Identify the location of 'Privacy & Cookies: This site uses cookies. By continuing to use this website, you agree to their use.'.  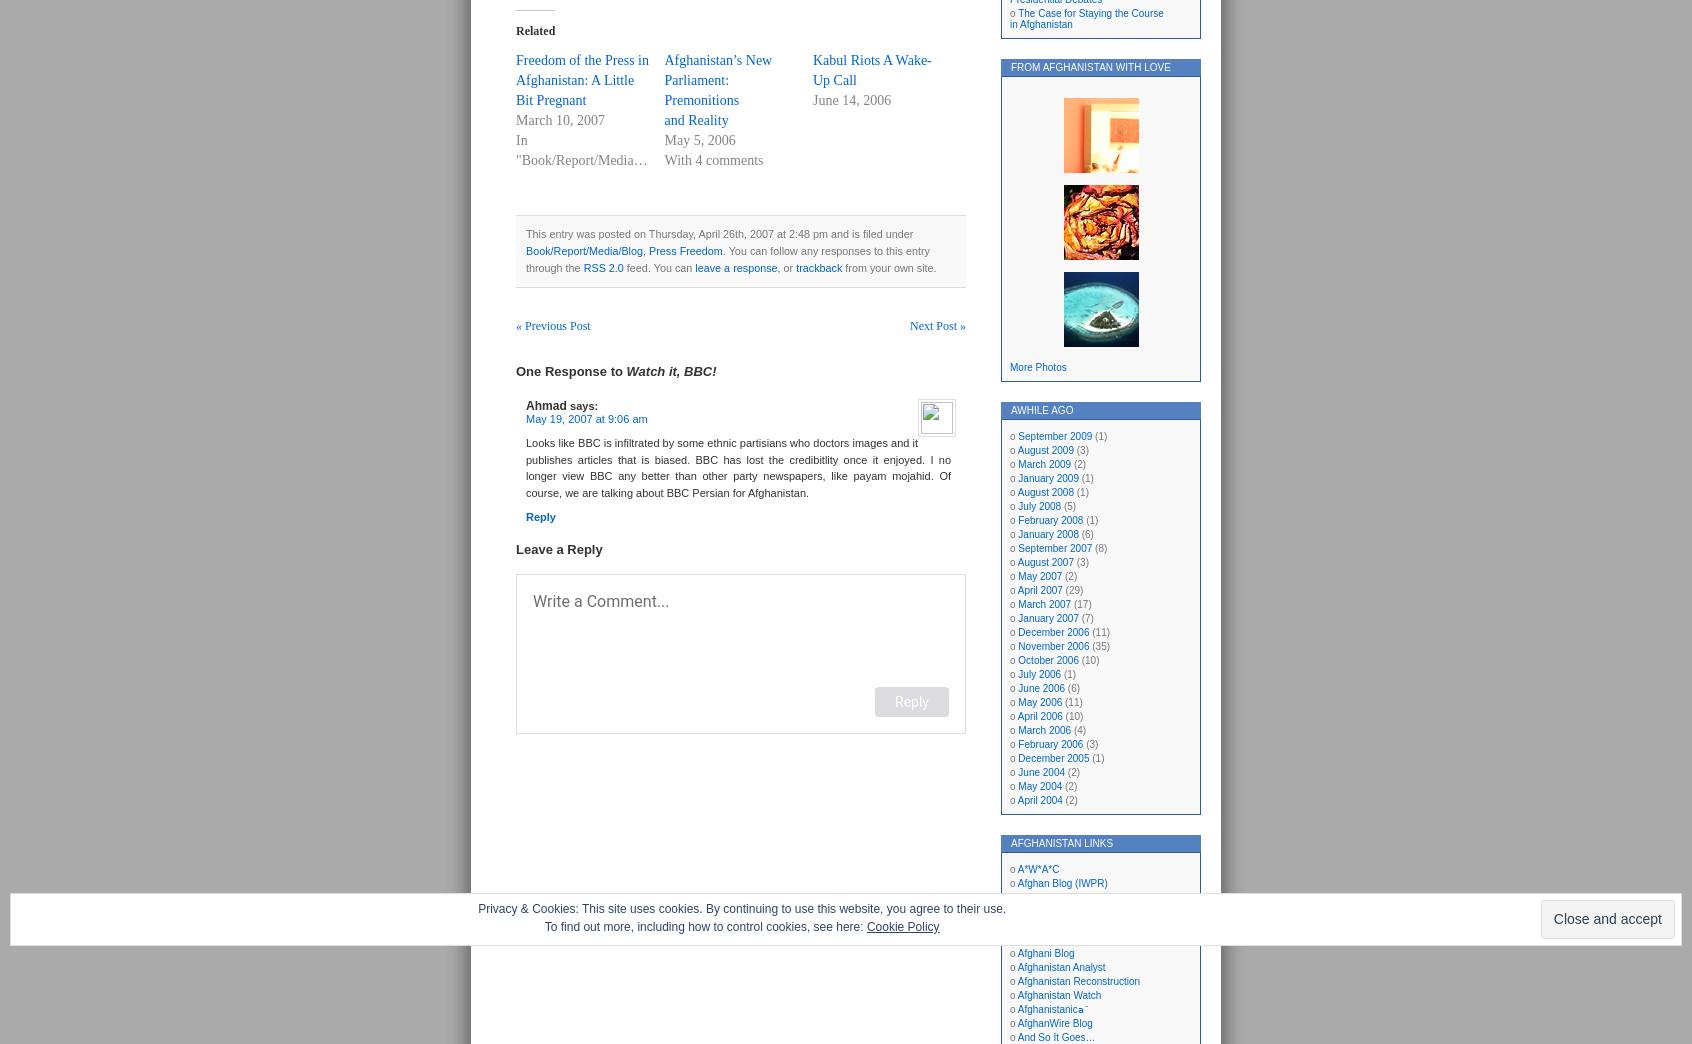
(476, 909).